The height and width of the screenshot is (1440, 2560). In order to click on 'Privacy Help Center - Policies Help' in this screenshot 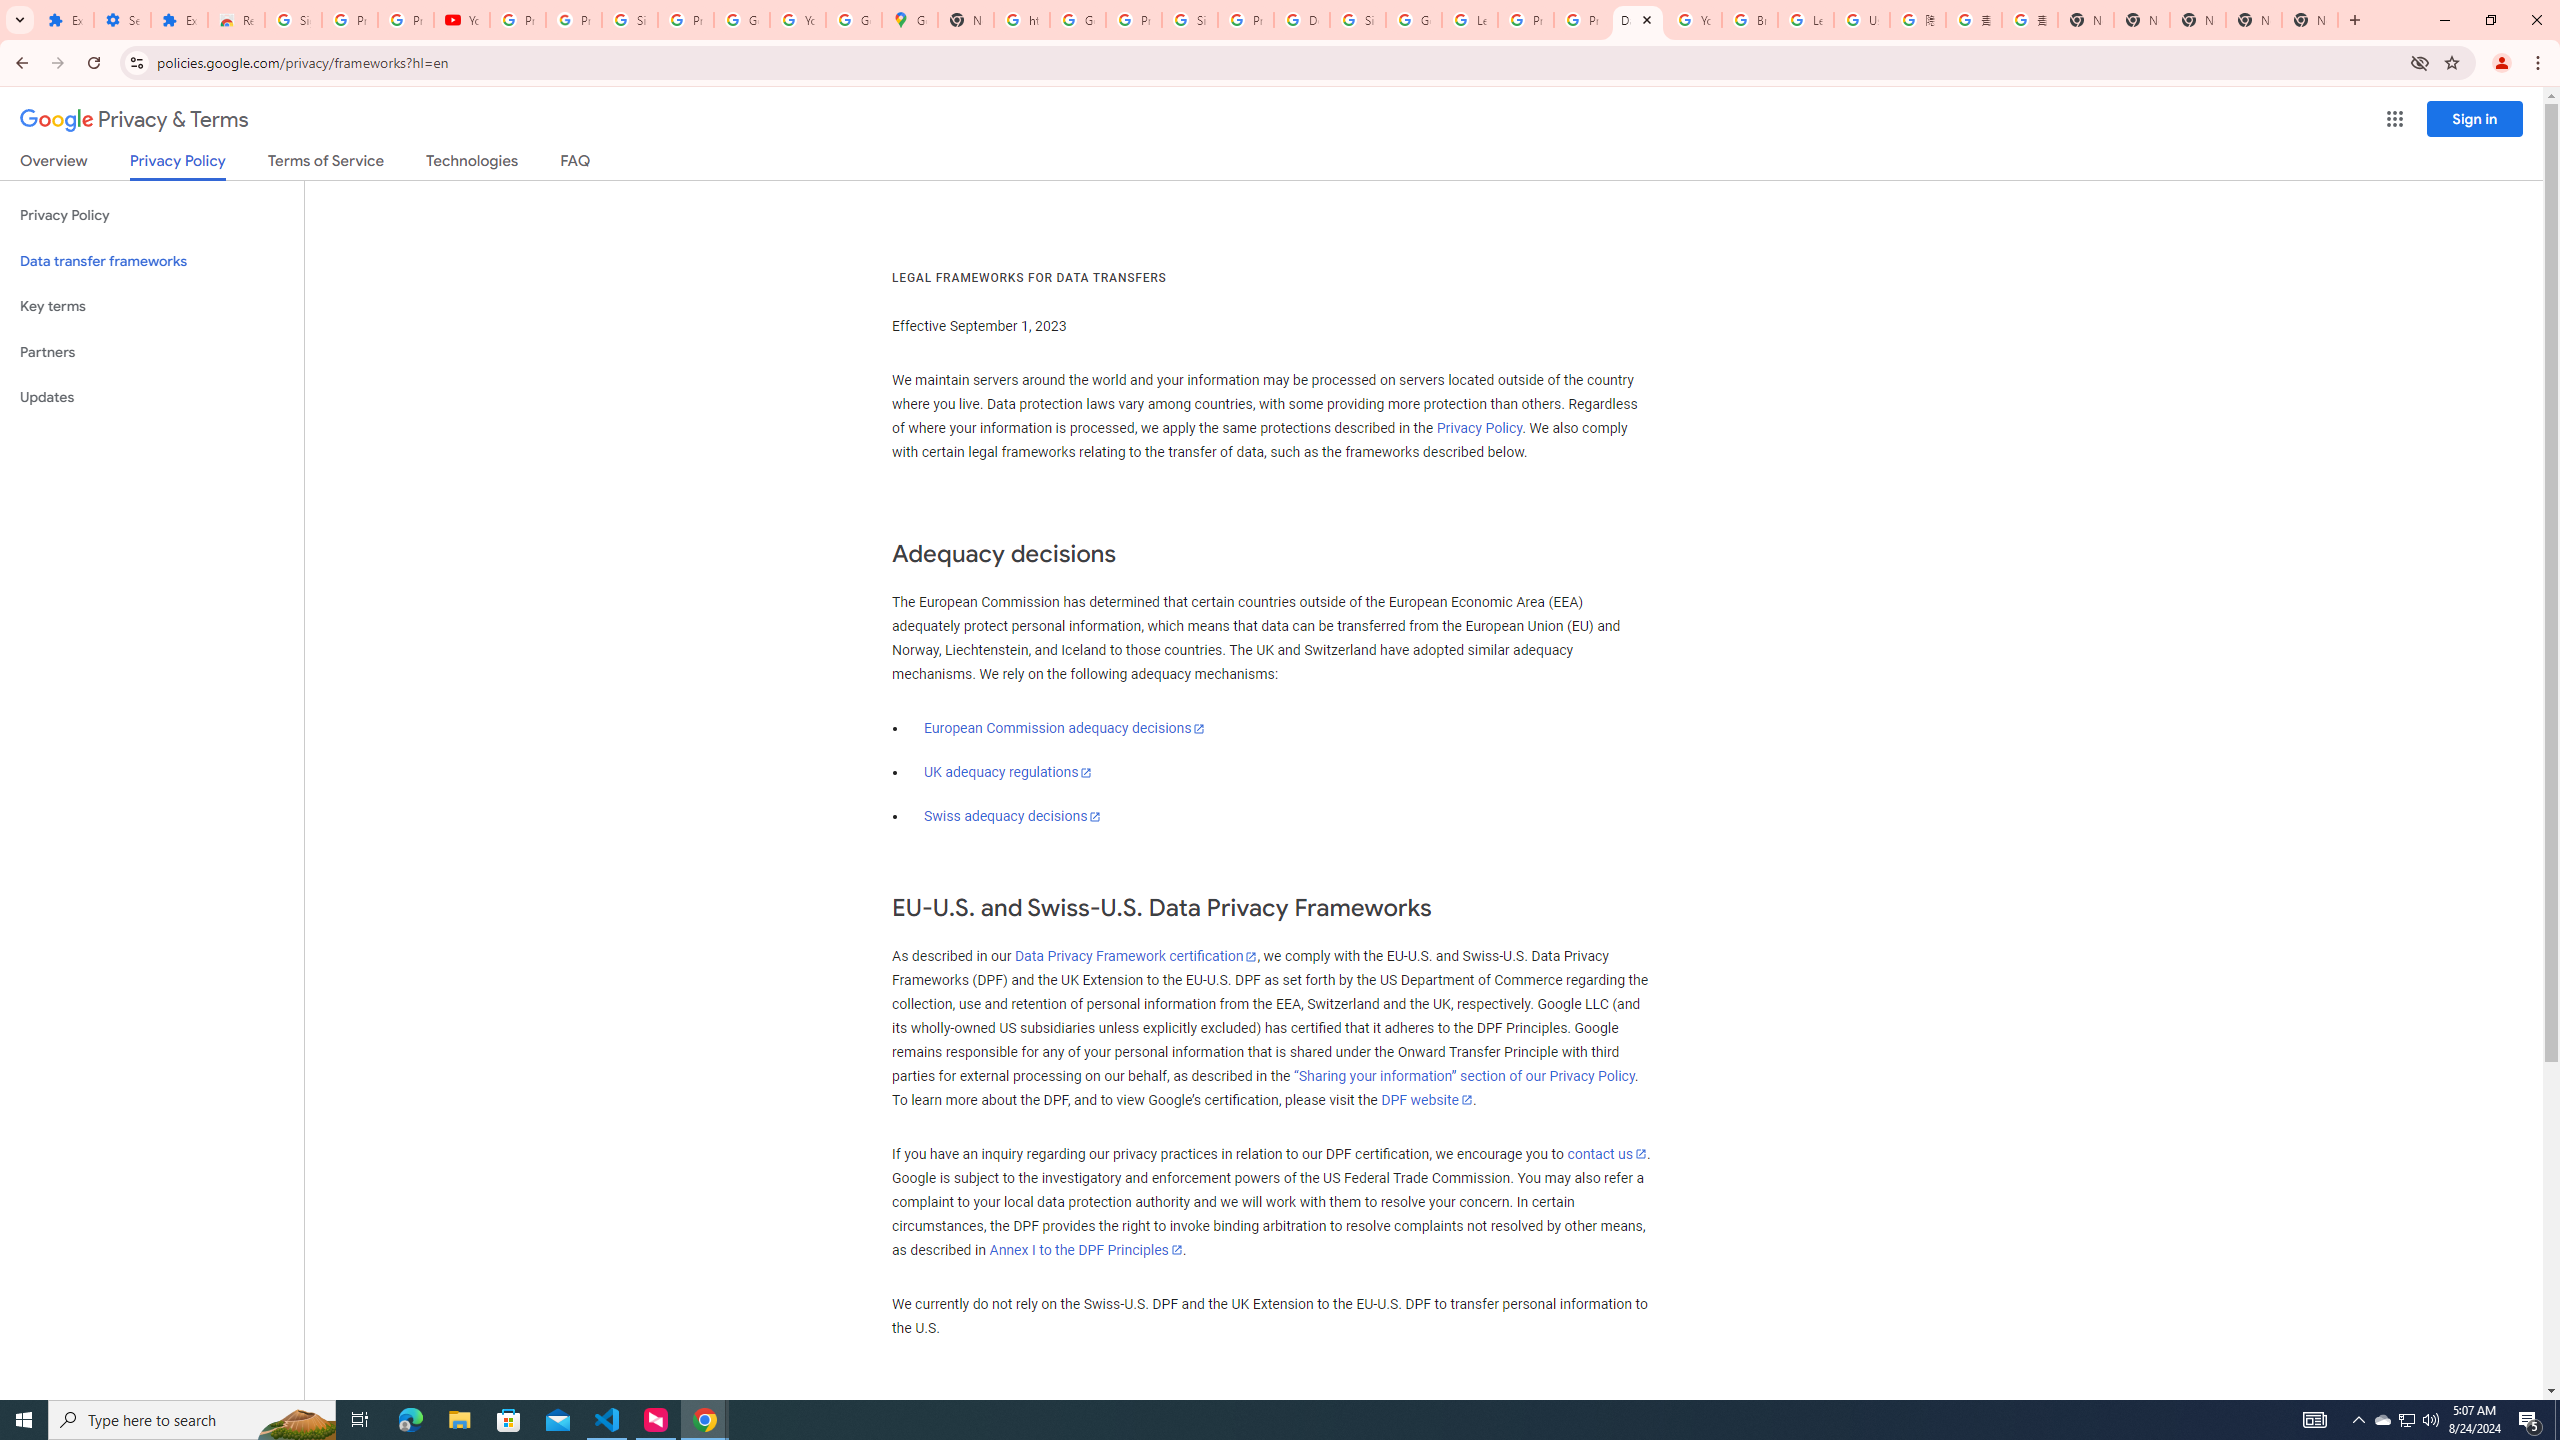, I will do `click(1526, 19)`.